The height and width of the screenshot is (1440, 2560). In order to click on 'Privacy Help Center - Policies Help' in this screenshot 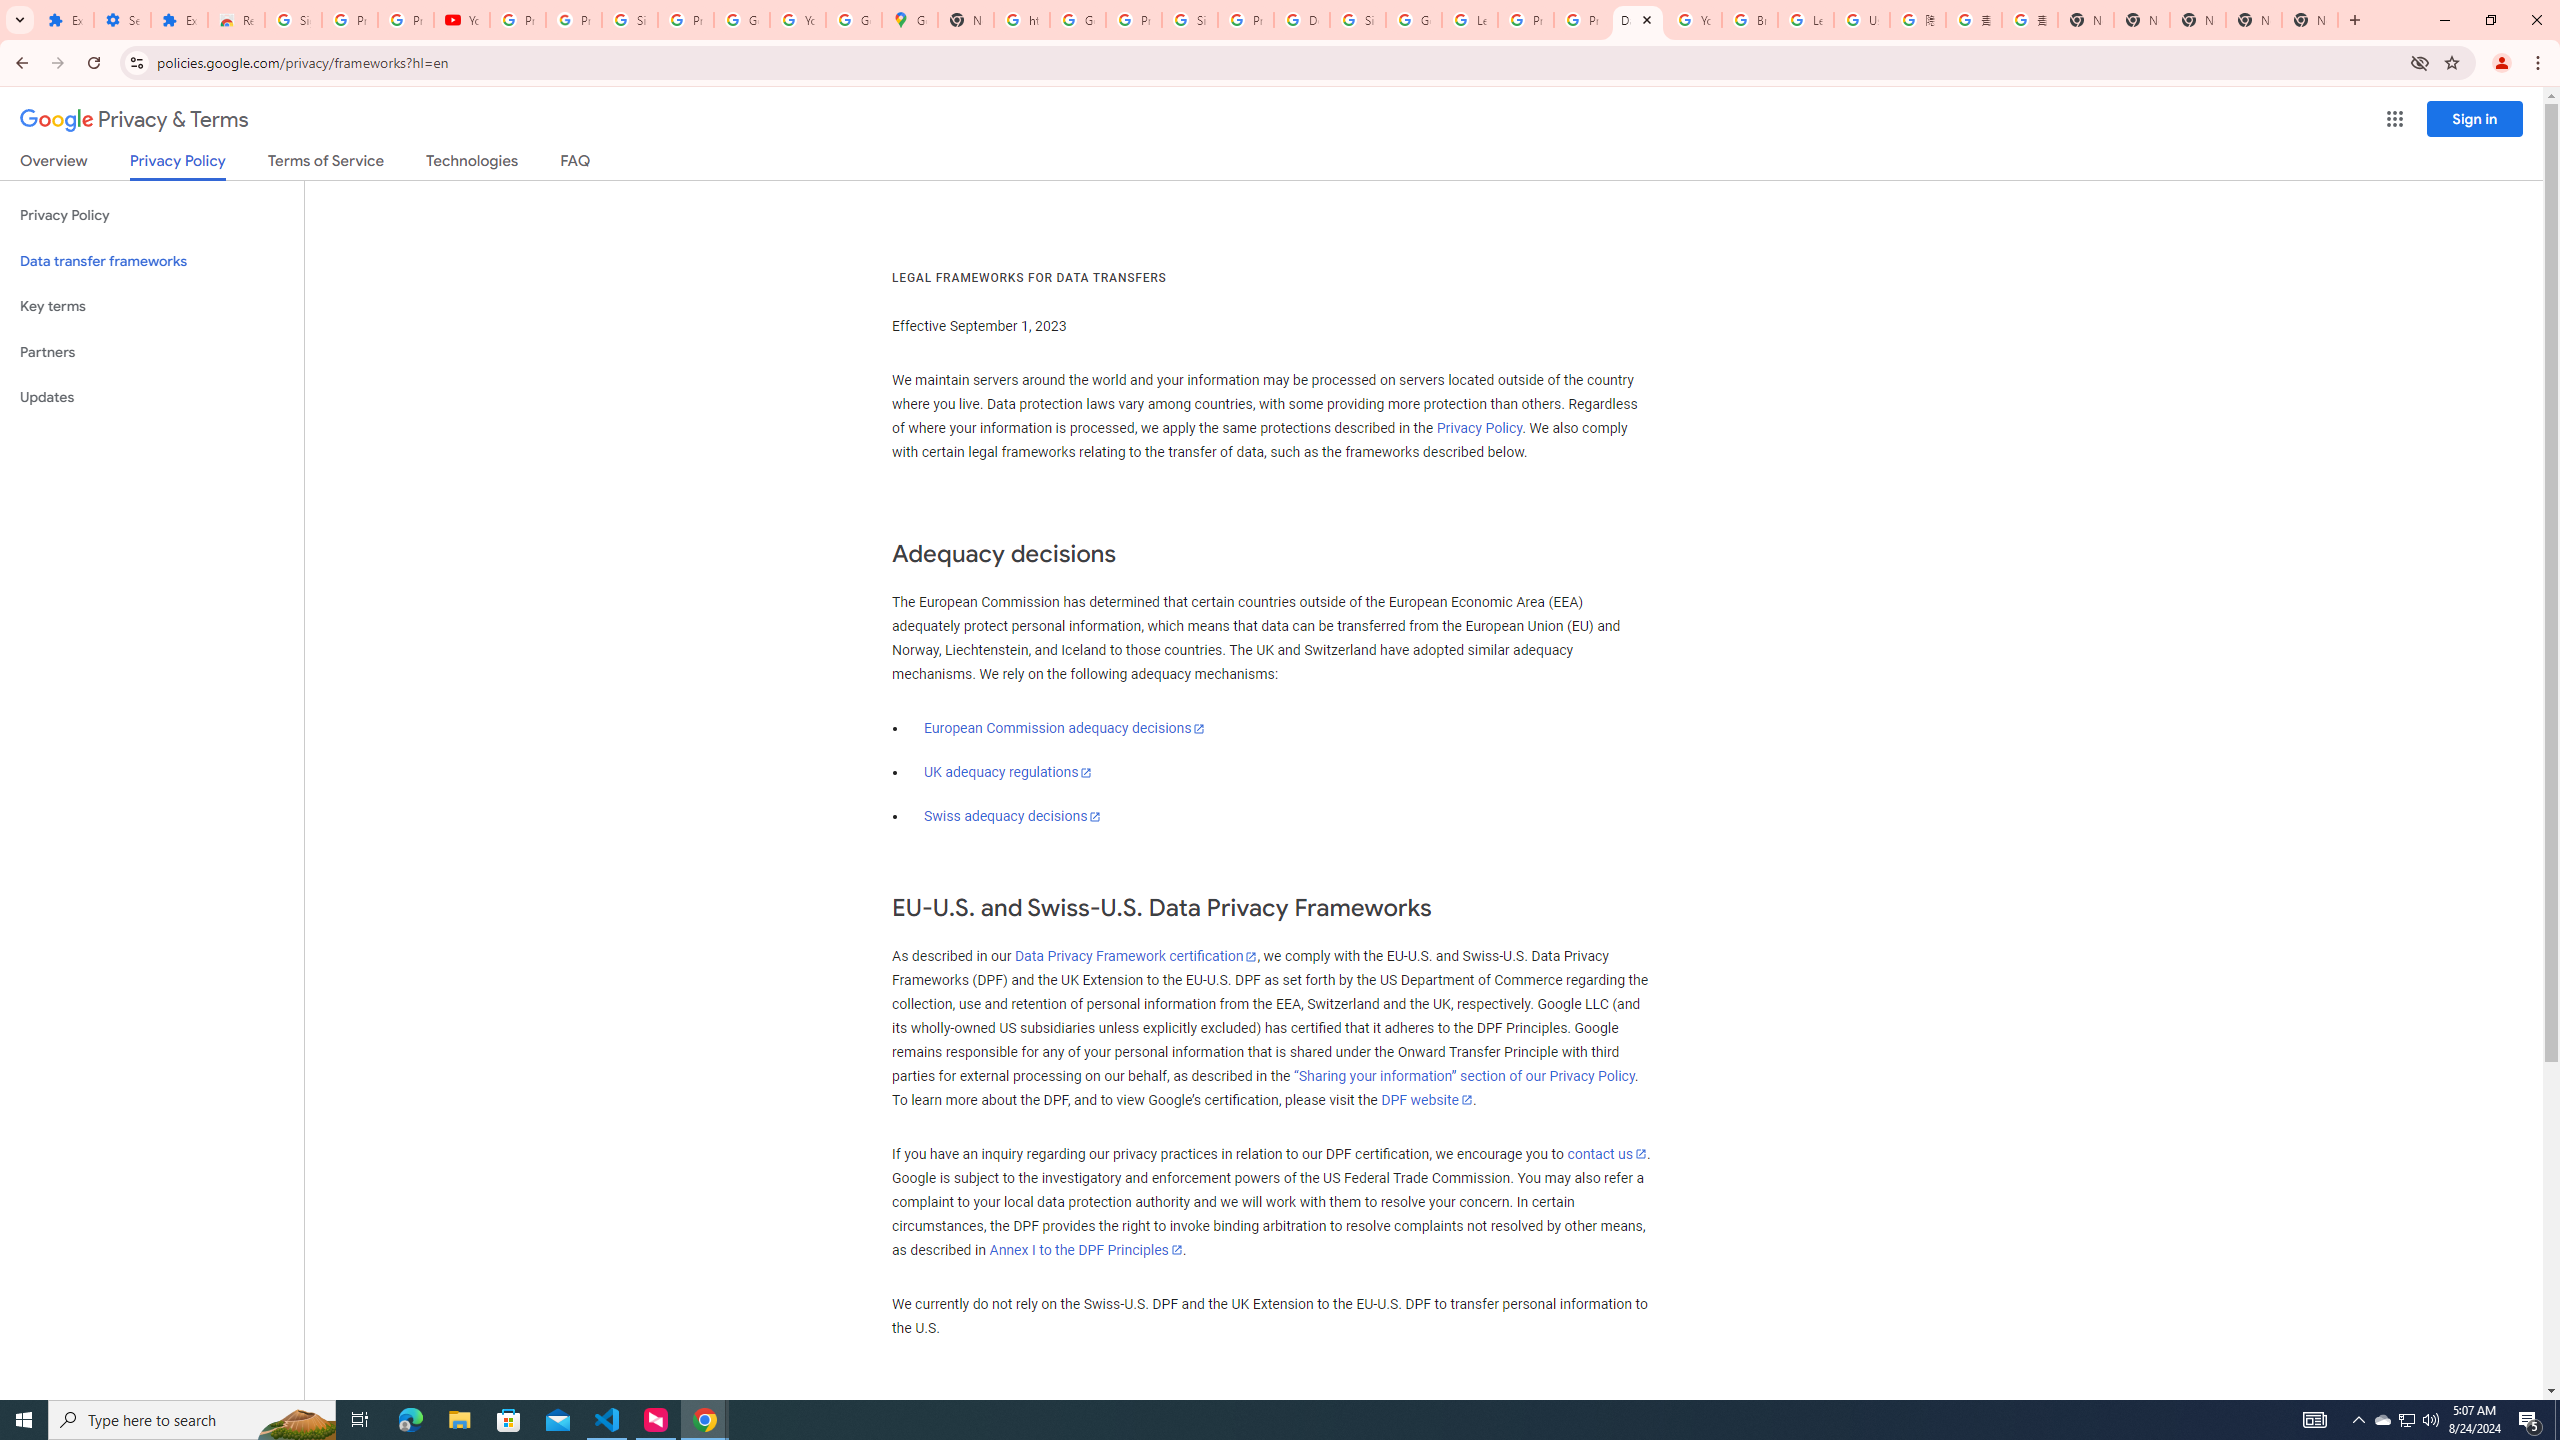, I will do `click(1526, 19)`.